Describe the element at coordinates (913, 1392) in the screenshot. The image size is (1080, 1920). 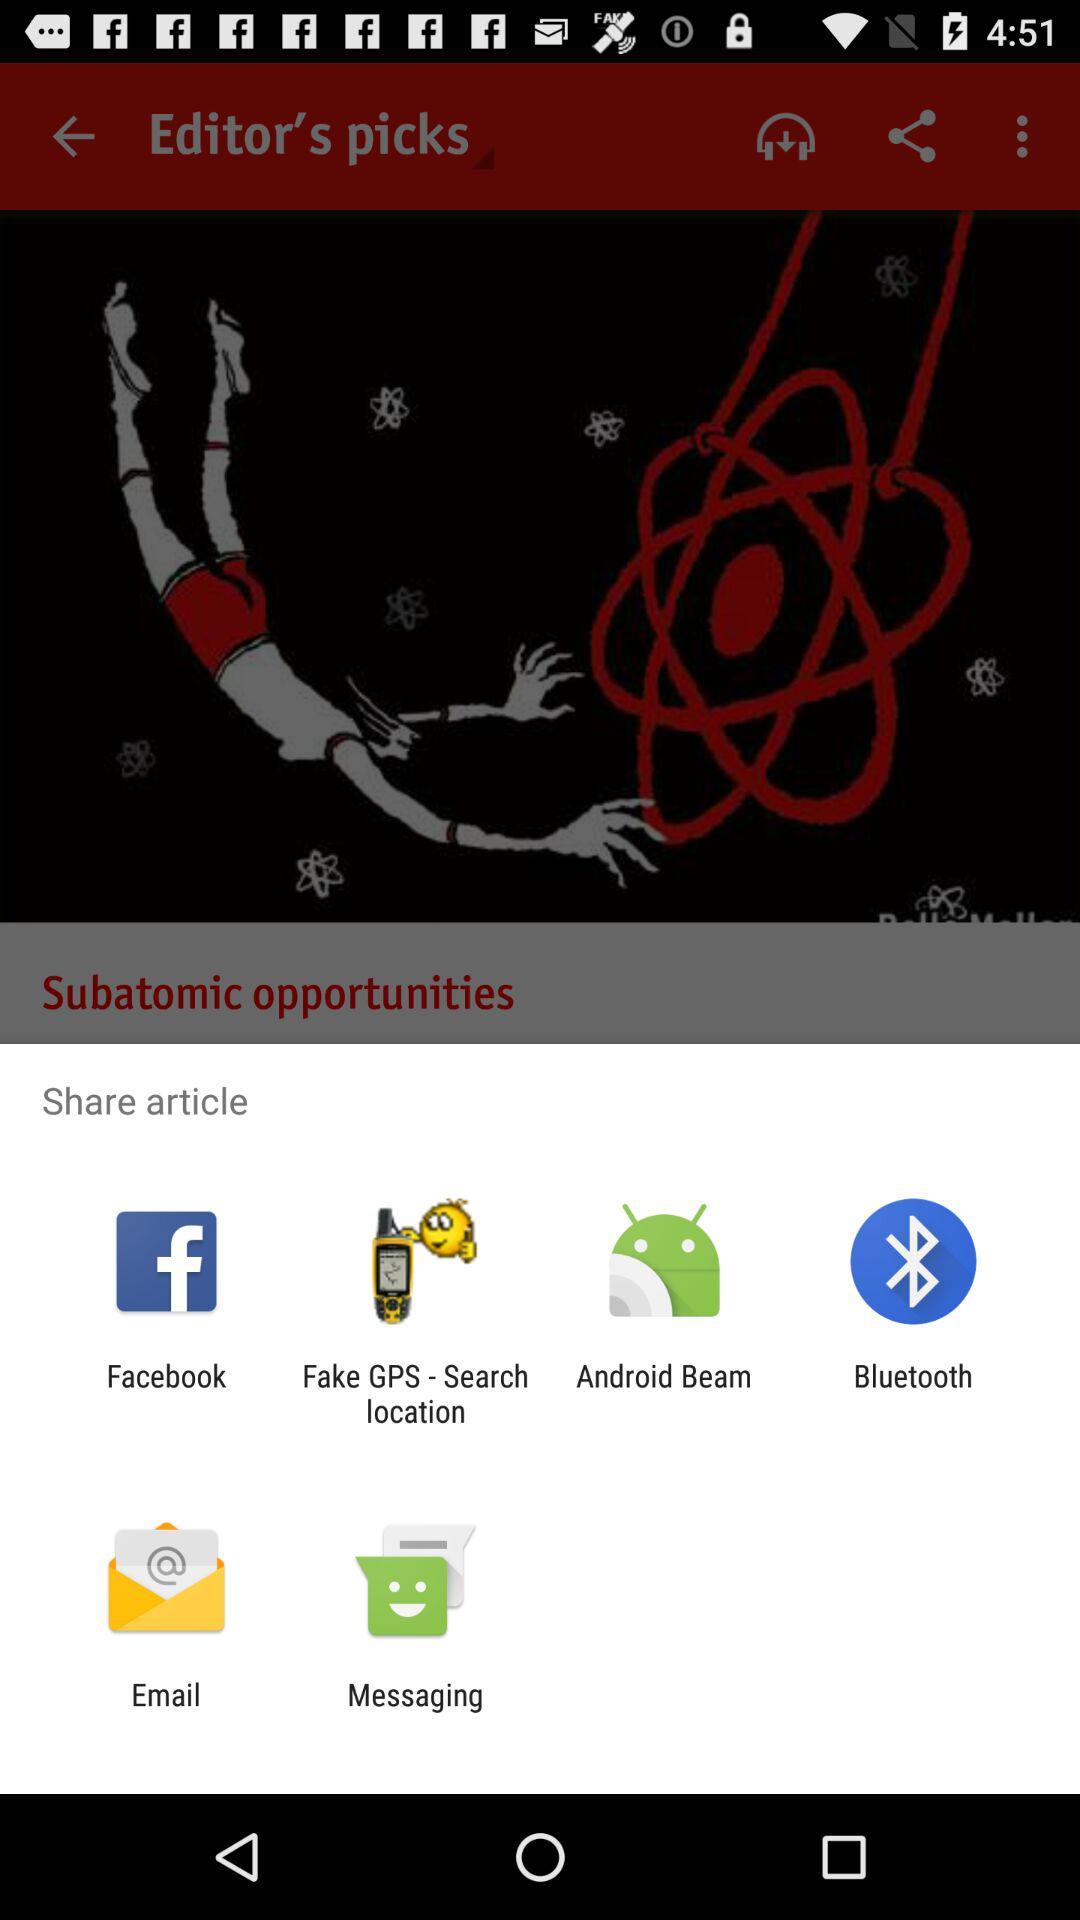
I see `app at the bottom right corner` at that location.